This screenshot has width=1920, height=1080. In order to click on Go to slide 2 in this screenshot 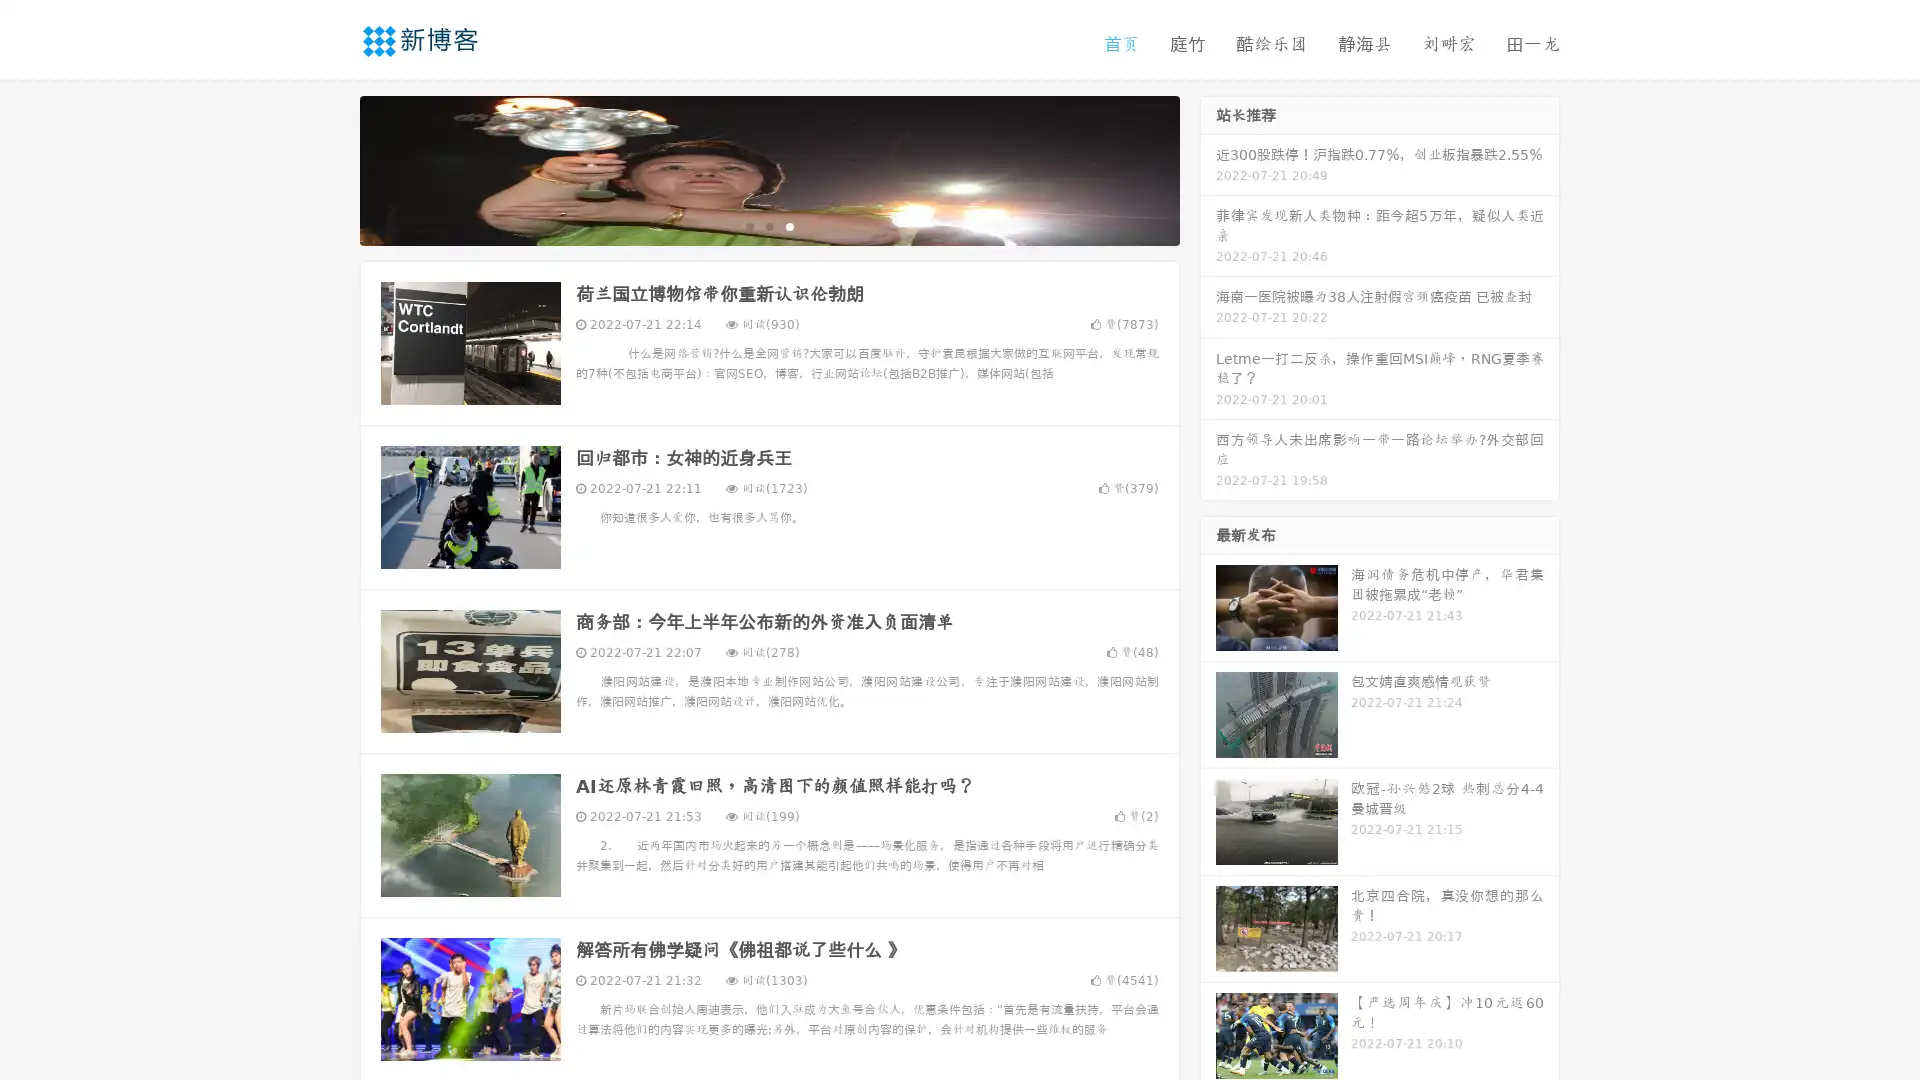, I will do `click(768, 225)`.